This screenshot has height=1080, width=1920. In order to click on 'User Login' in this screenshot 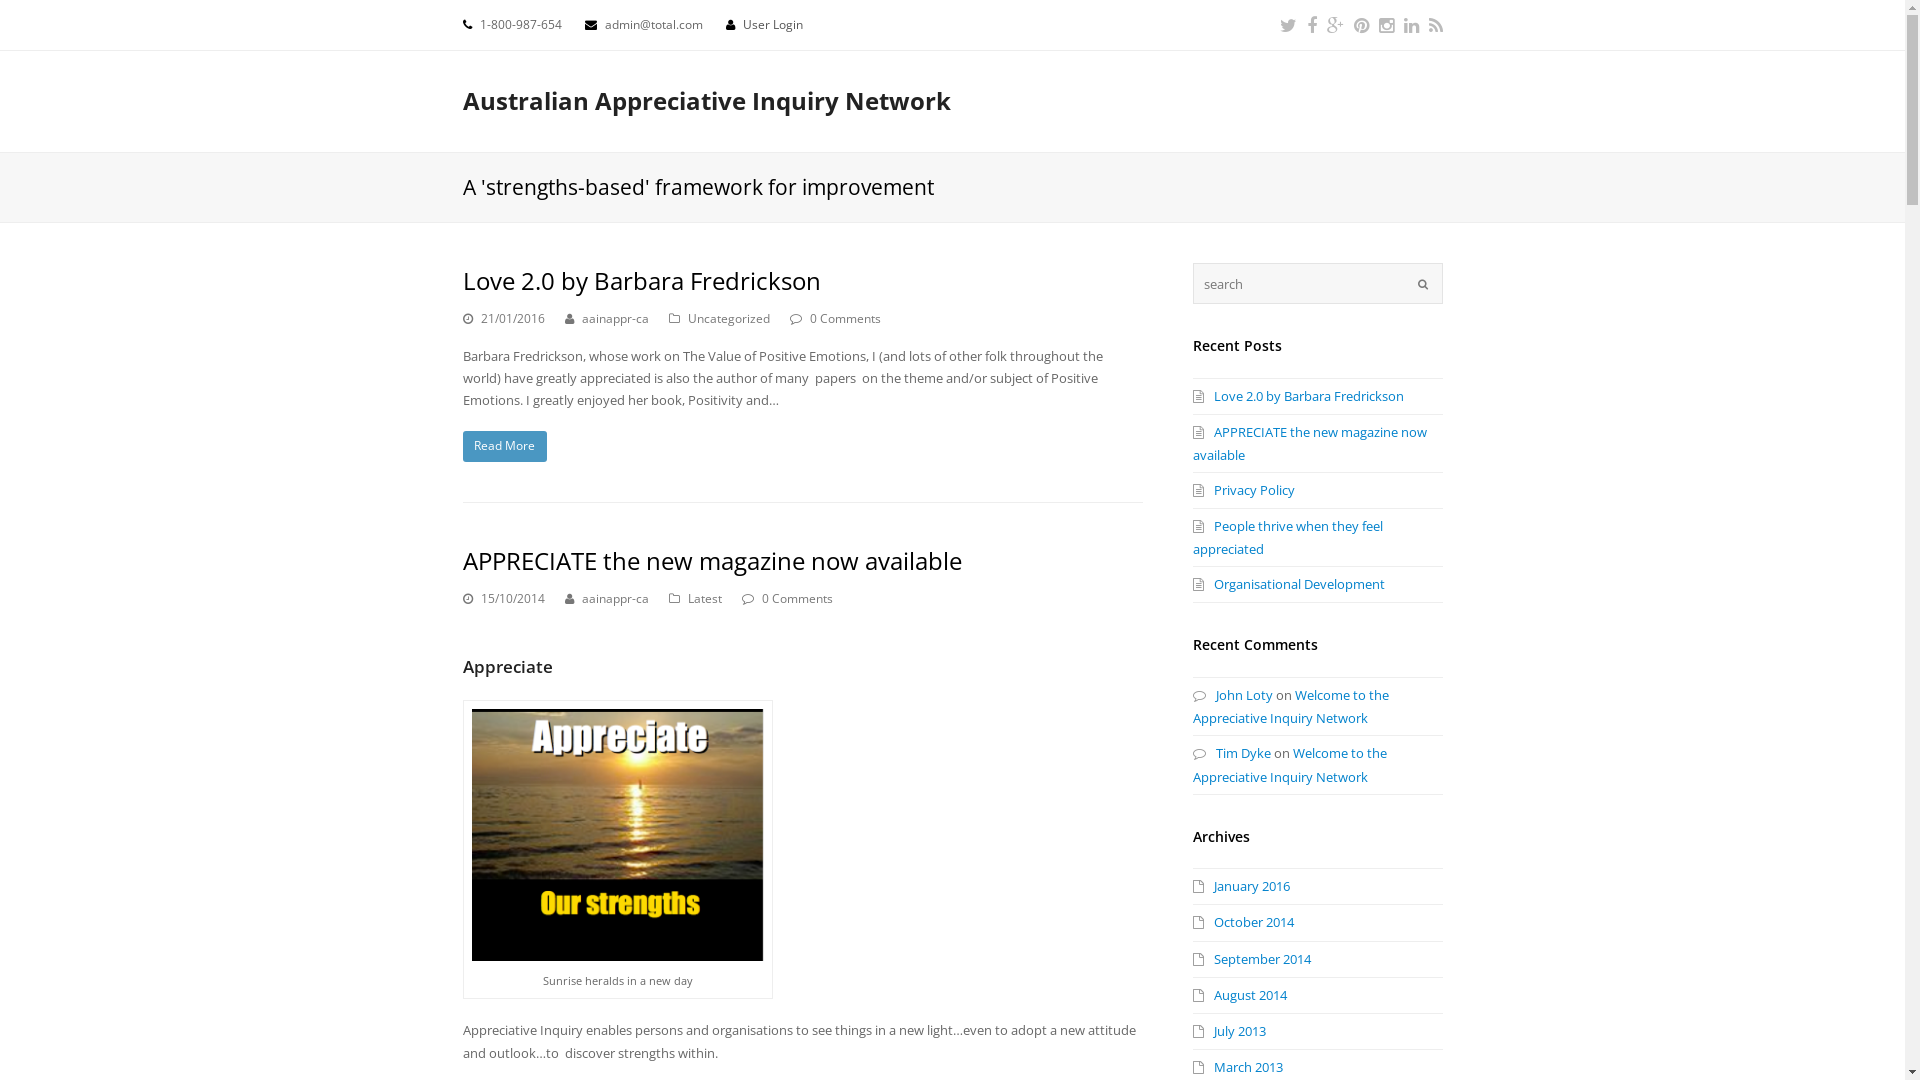, I will do `click(771, 24)`.